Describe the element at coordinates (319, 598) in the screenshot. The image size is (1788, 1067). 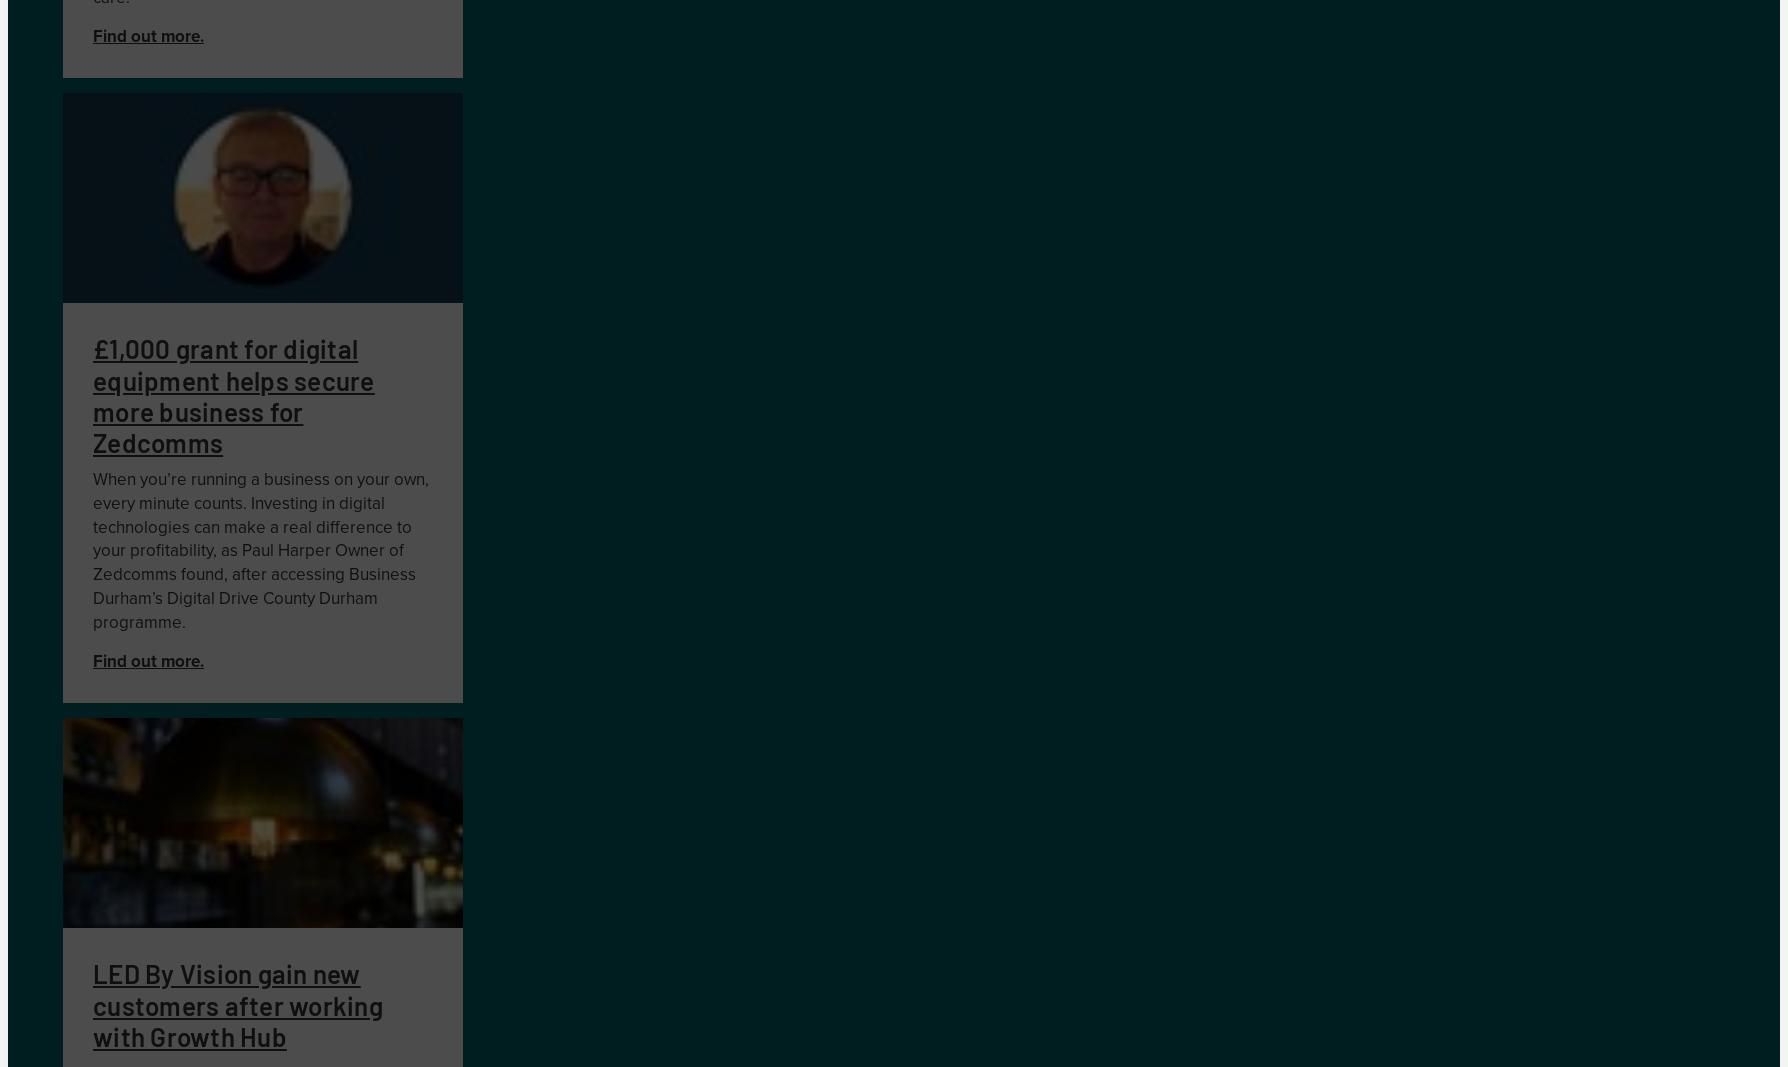
I see `'County Durham'` at that location.